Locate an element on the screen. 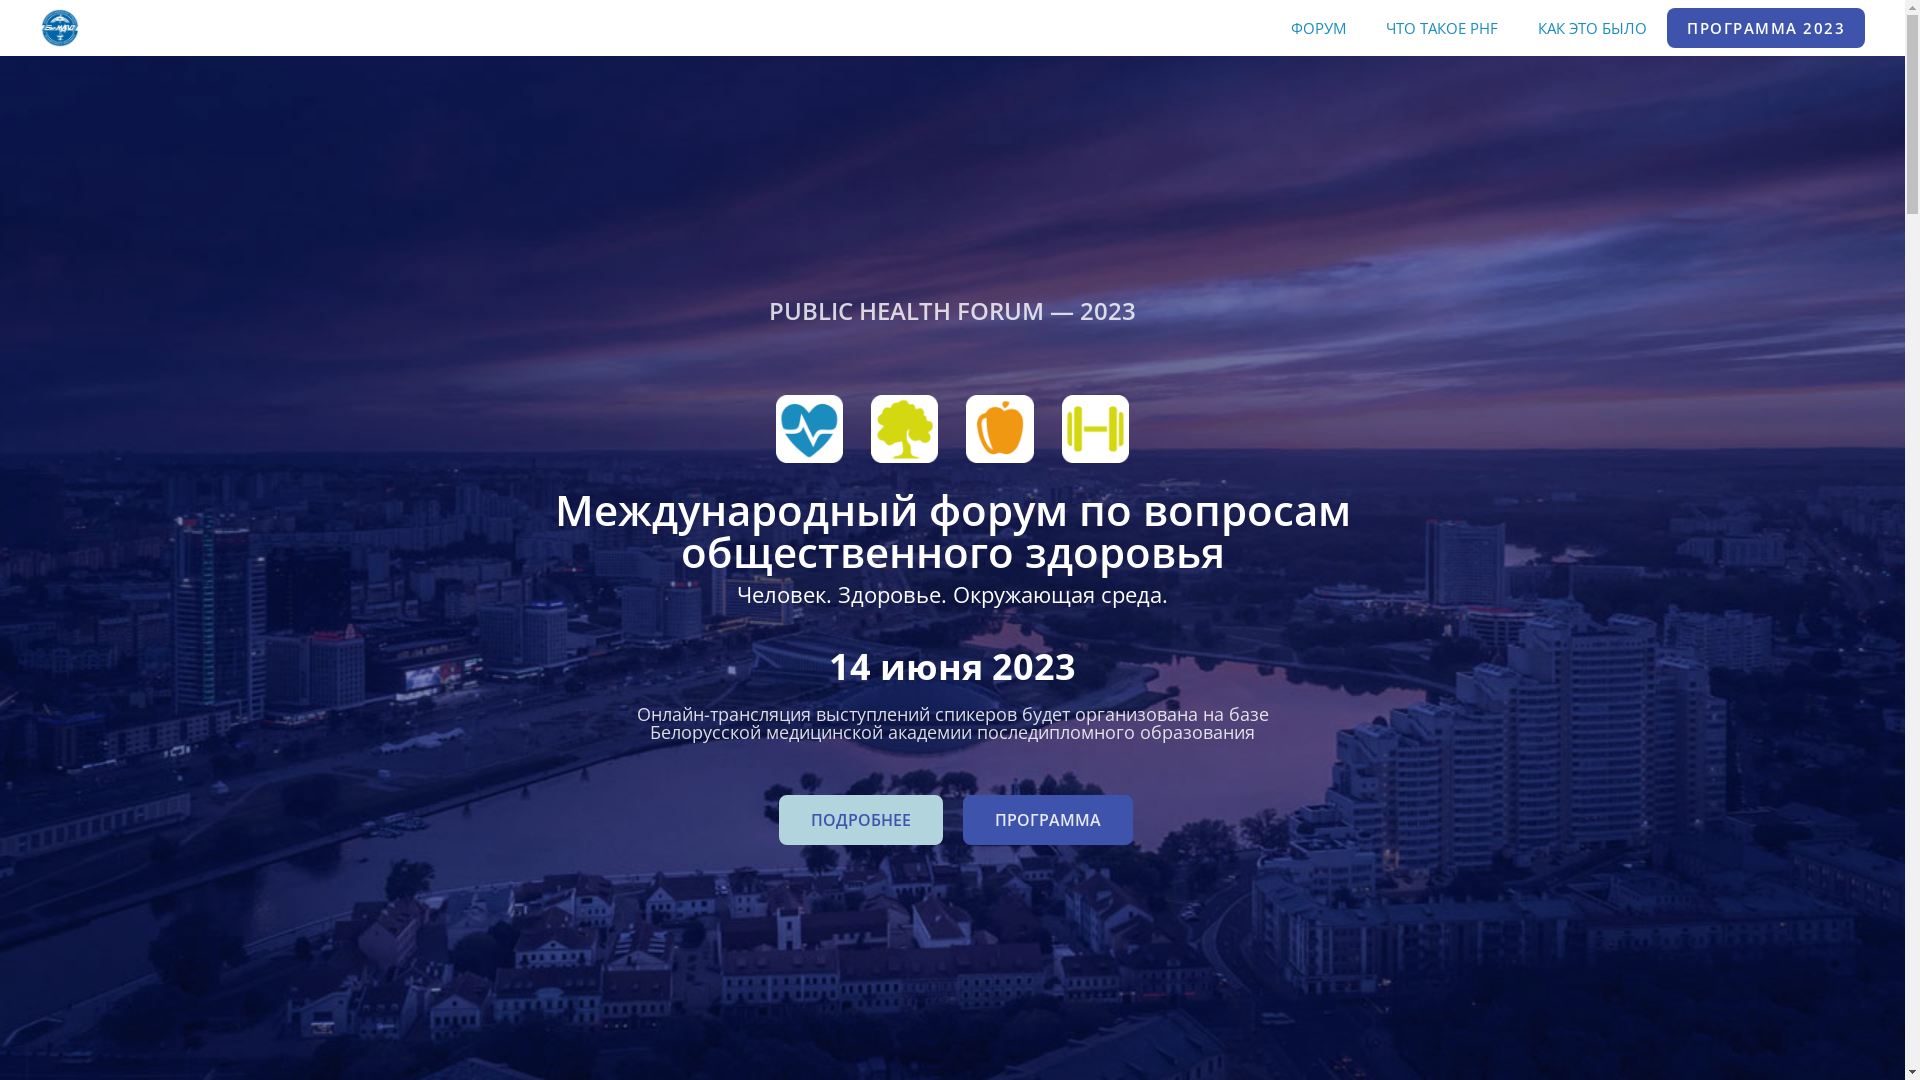 Image resolution: width=1920 pixels, height=1080 pixels. 'healthforum.by' is located at coordinates (39, 27).